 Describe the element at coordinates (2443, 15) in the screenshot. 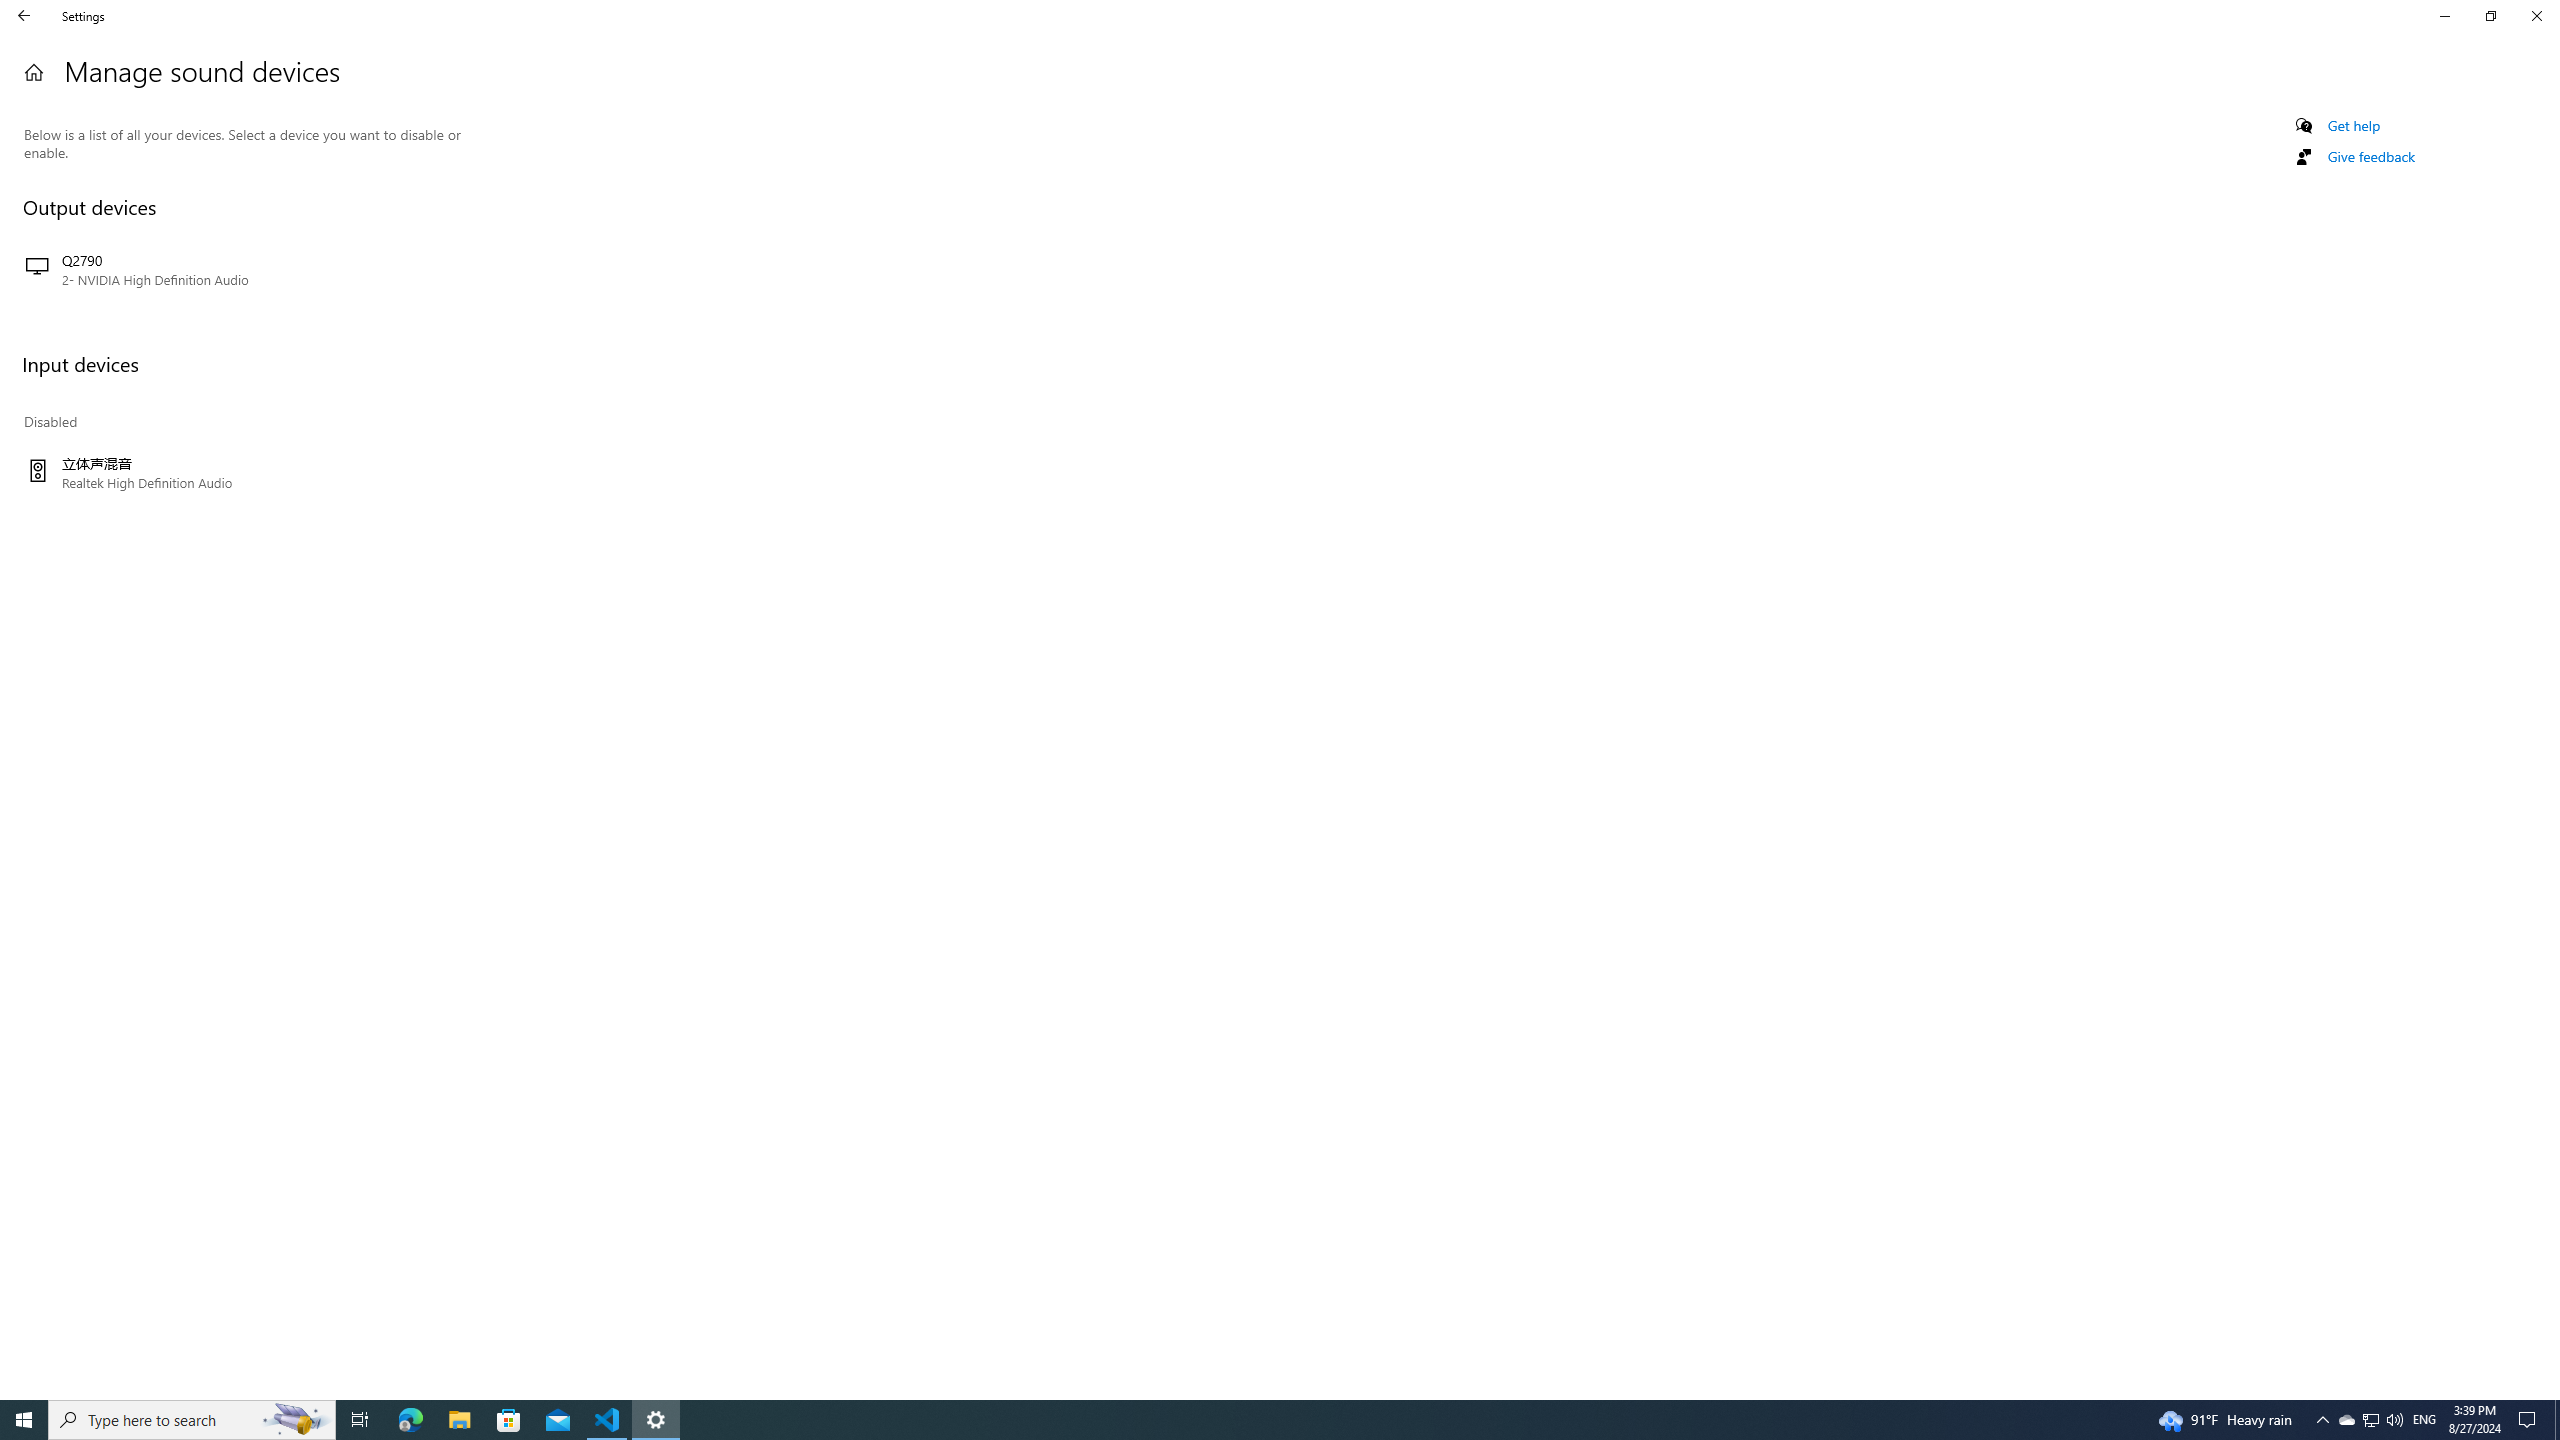

I see `'Minimize Settings'` at that location.